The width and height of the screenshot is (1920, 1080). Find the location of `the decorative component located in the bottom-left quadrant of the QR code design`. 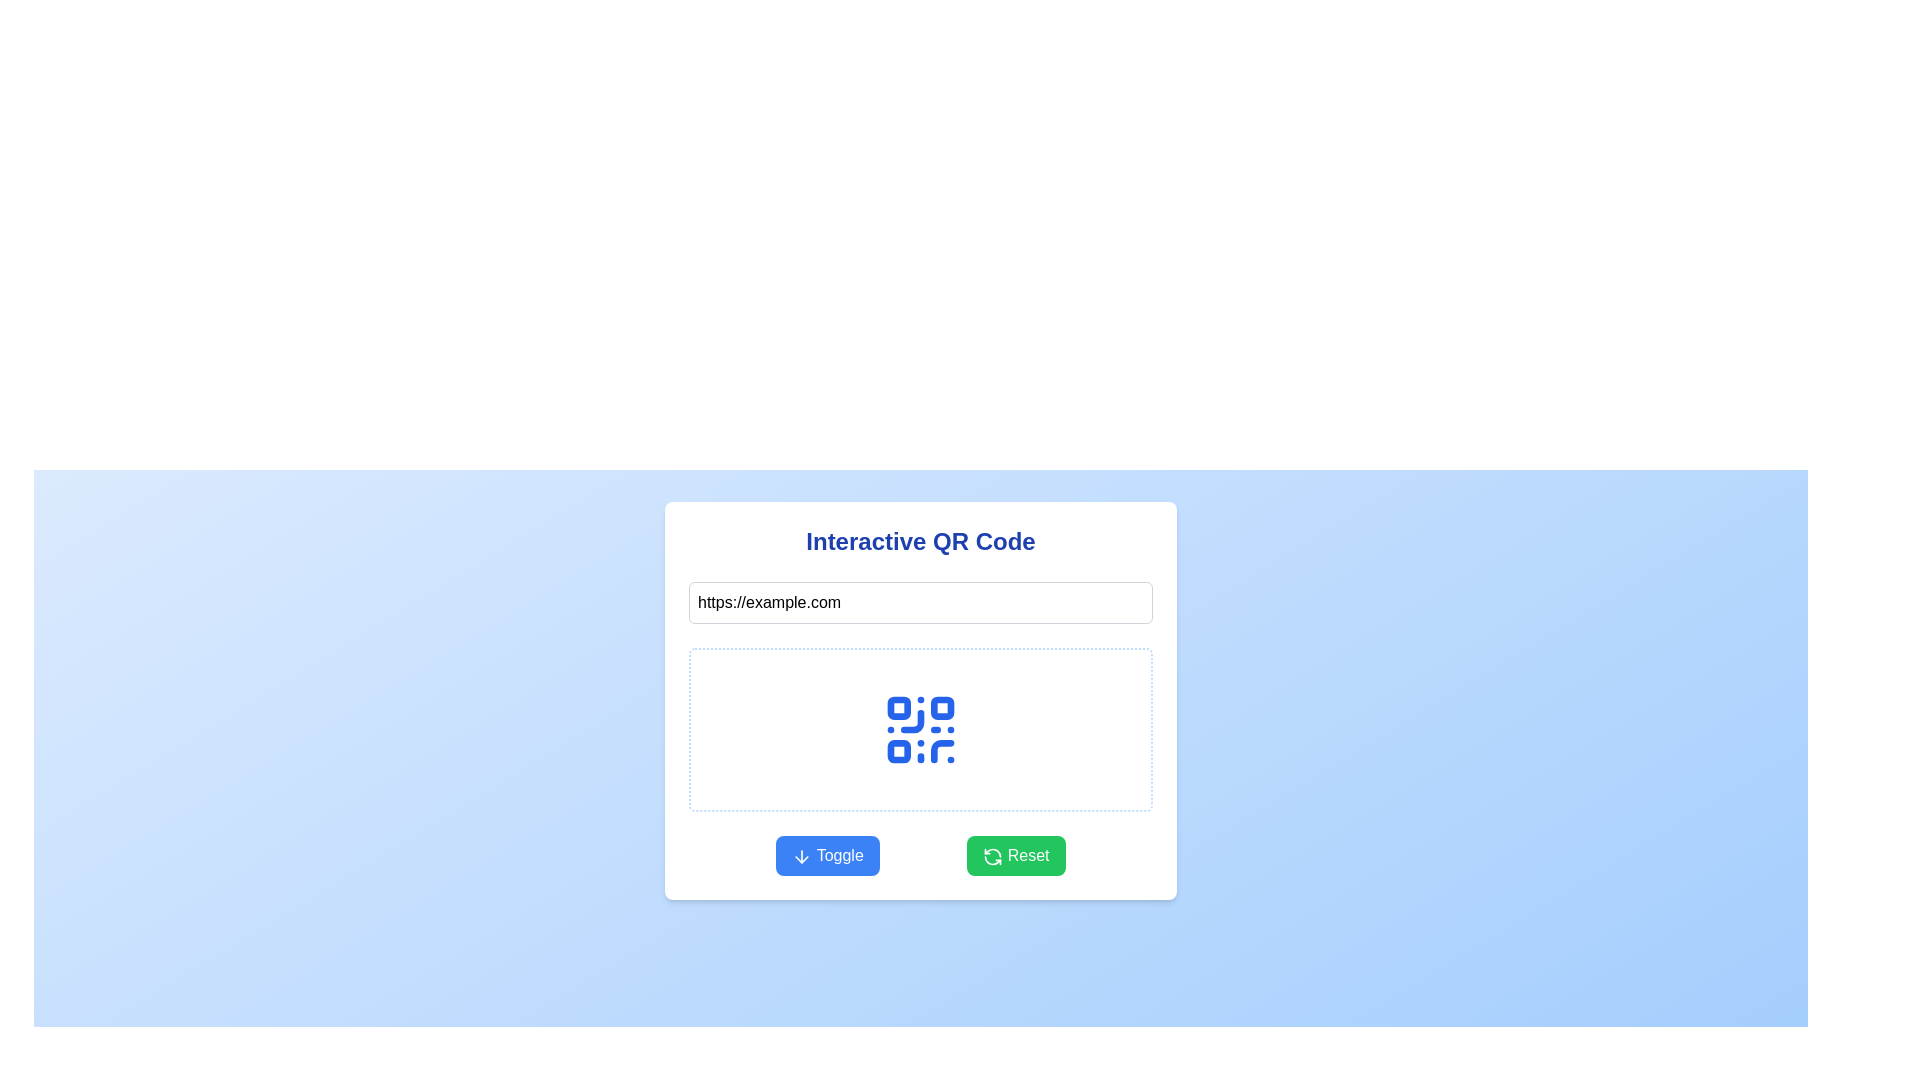

the decorative component located in the bottom-left quadrant of the QR code design is located at coordinates (898, 751).